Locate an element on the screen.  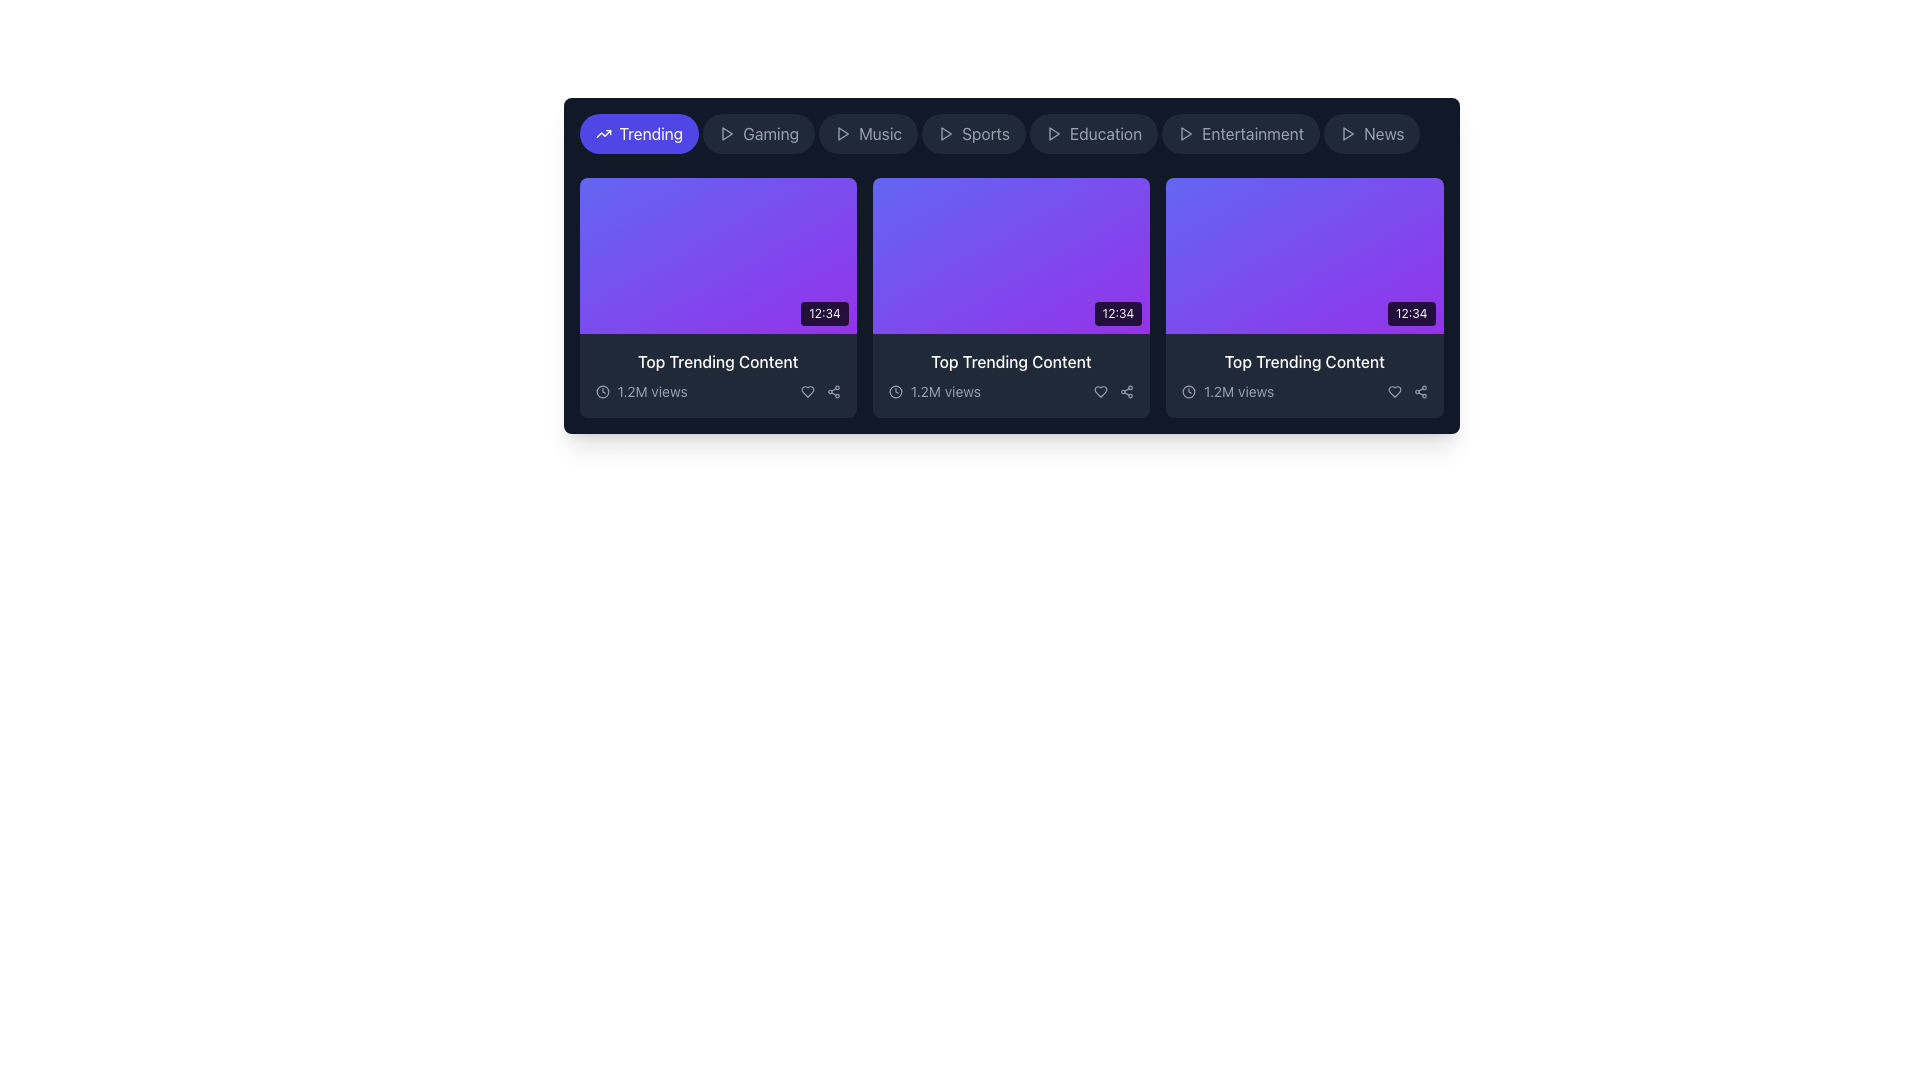
content information displayed in the Text block located in the bottom section of the third card in the trending content section is located at coordinates (1304, 375).